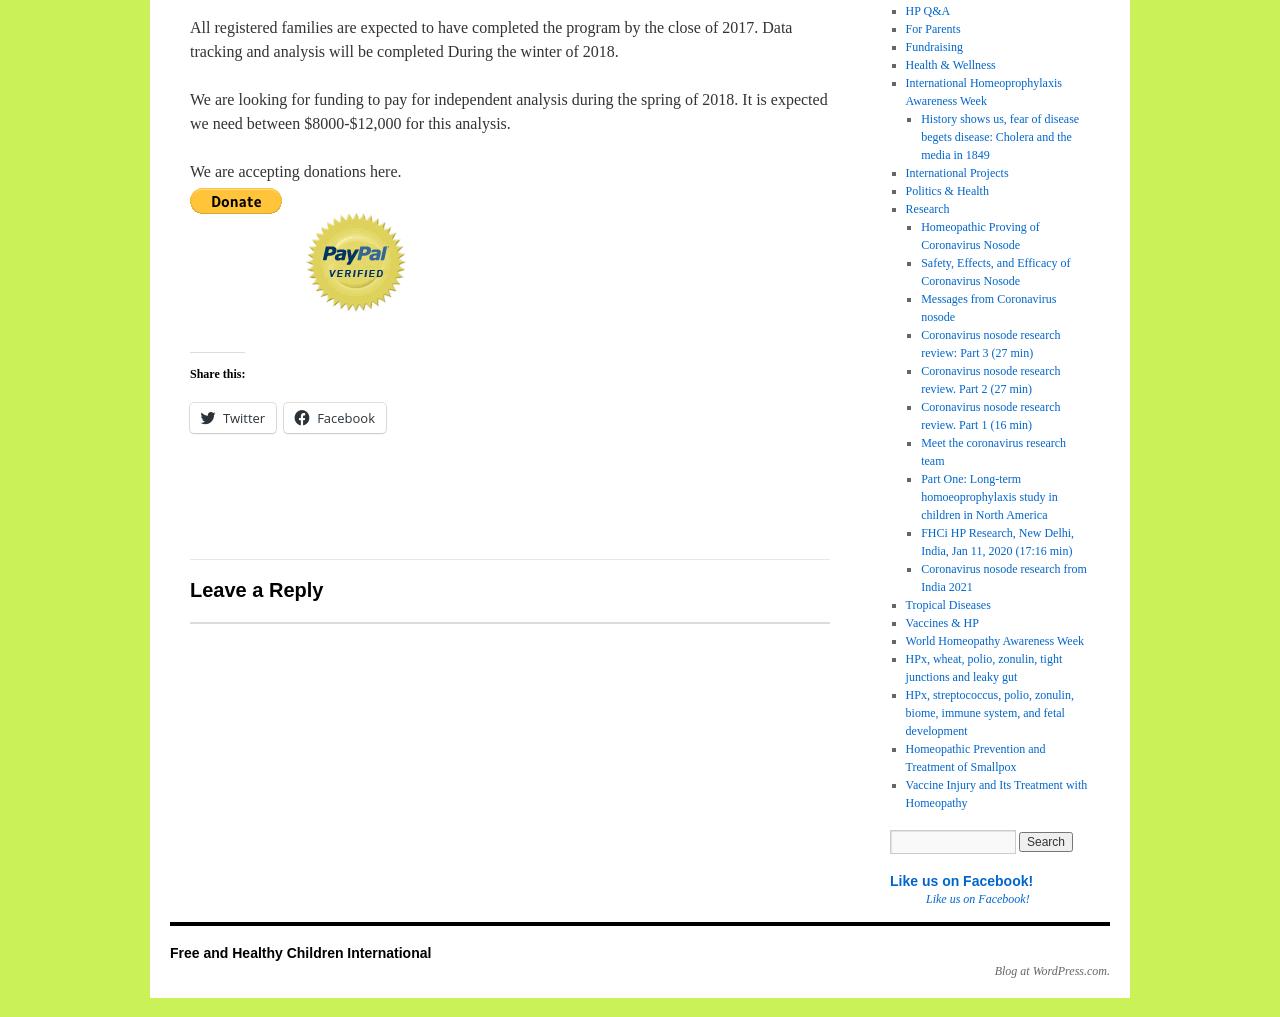  I want to click on 'Free and Healthy Children International', so click(299, 952).